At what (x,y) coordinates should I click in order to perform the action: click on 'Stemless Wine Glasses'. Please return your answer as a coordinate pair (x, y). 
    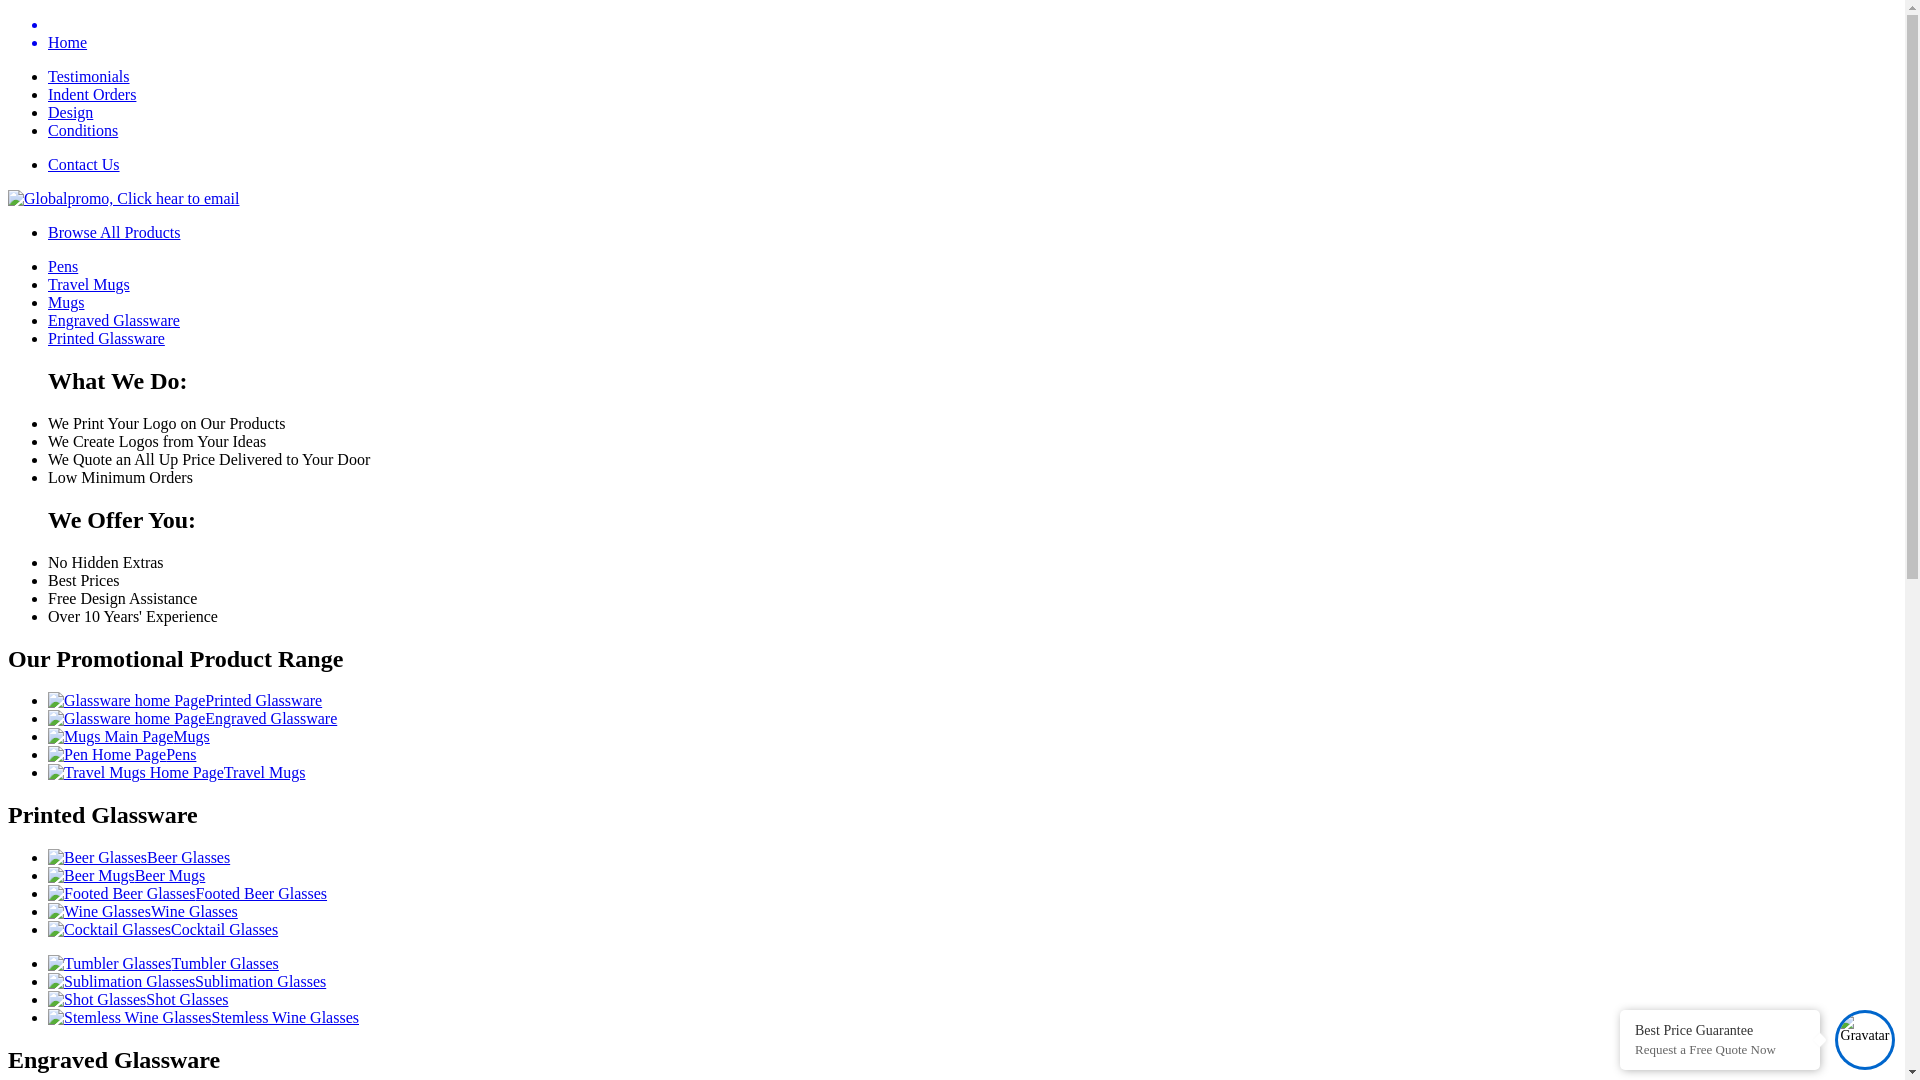
    Looking at the image, I should click on (203, 1017).